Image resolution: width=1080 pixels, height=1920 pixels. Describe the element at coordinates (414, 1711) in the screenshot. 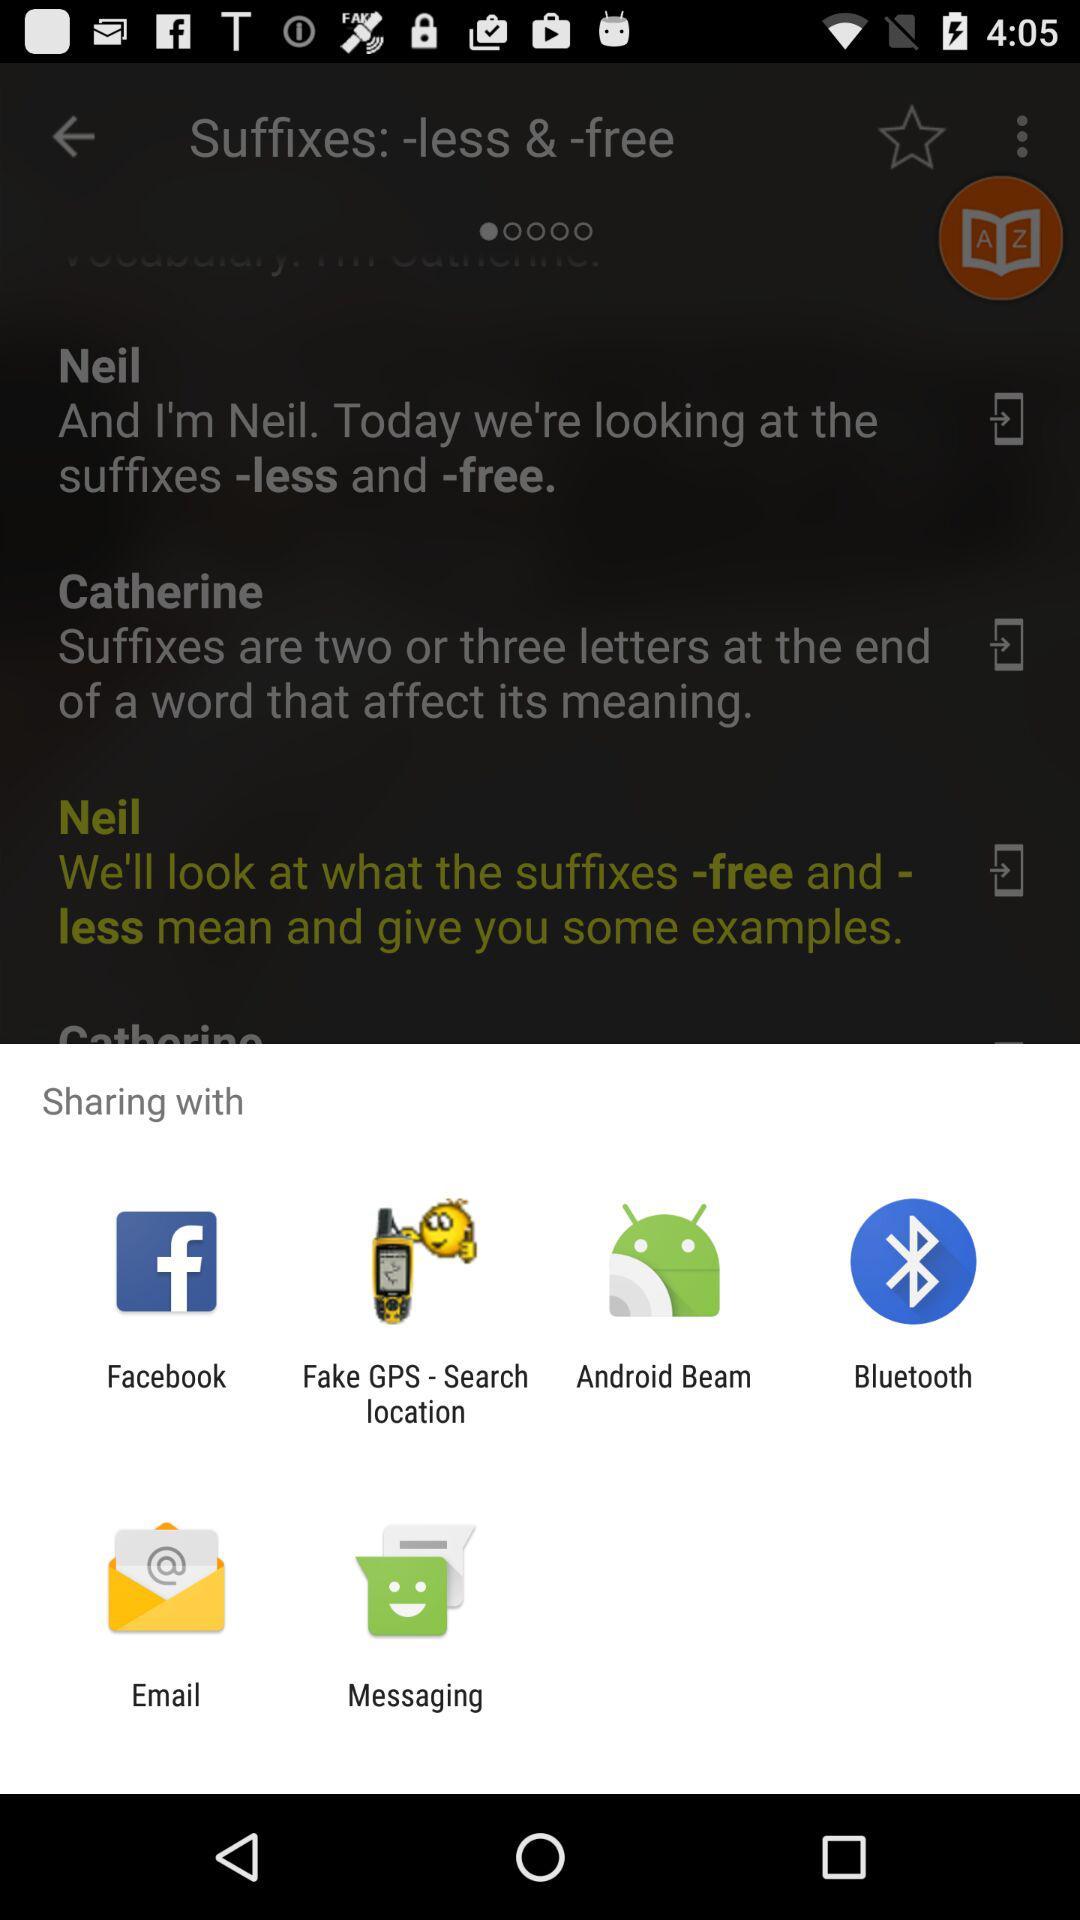

I see `the messaging` at that location.